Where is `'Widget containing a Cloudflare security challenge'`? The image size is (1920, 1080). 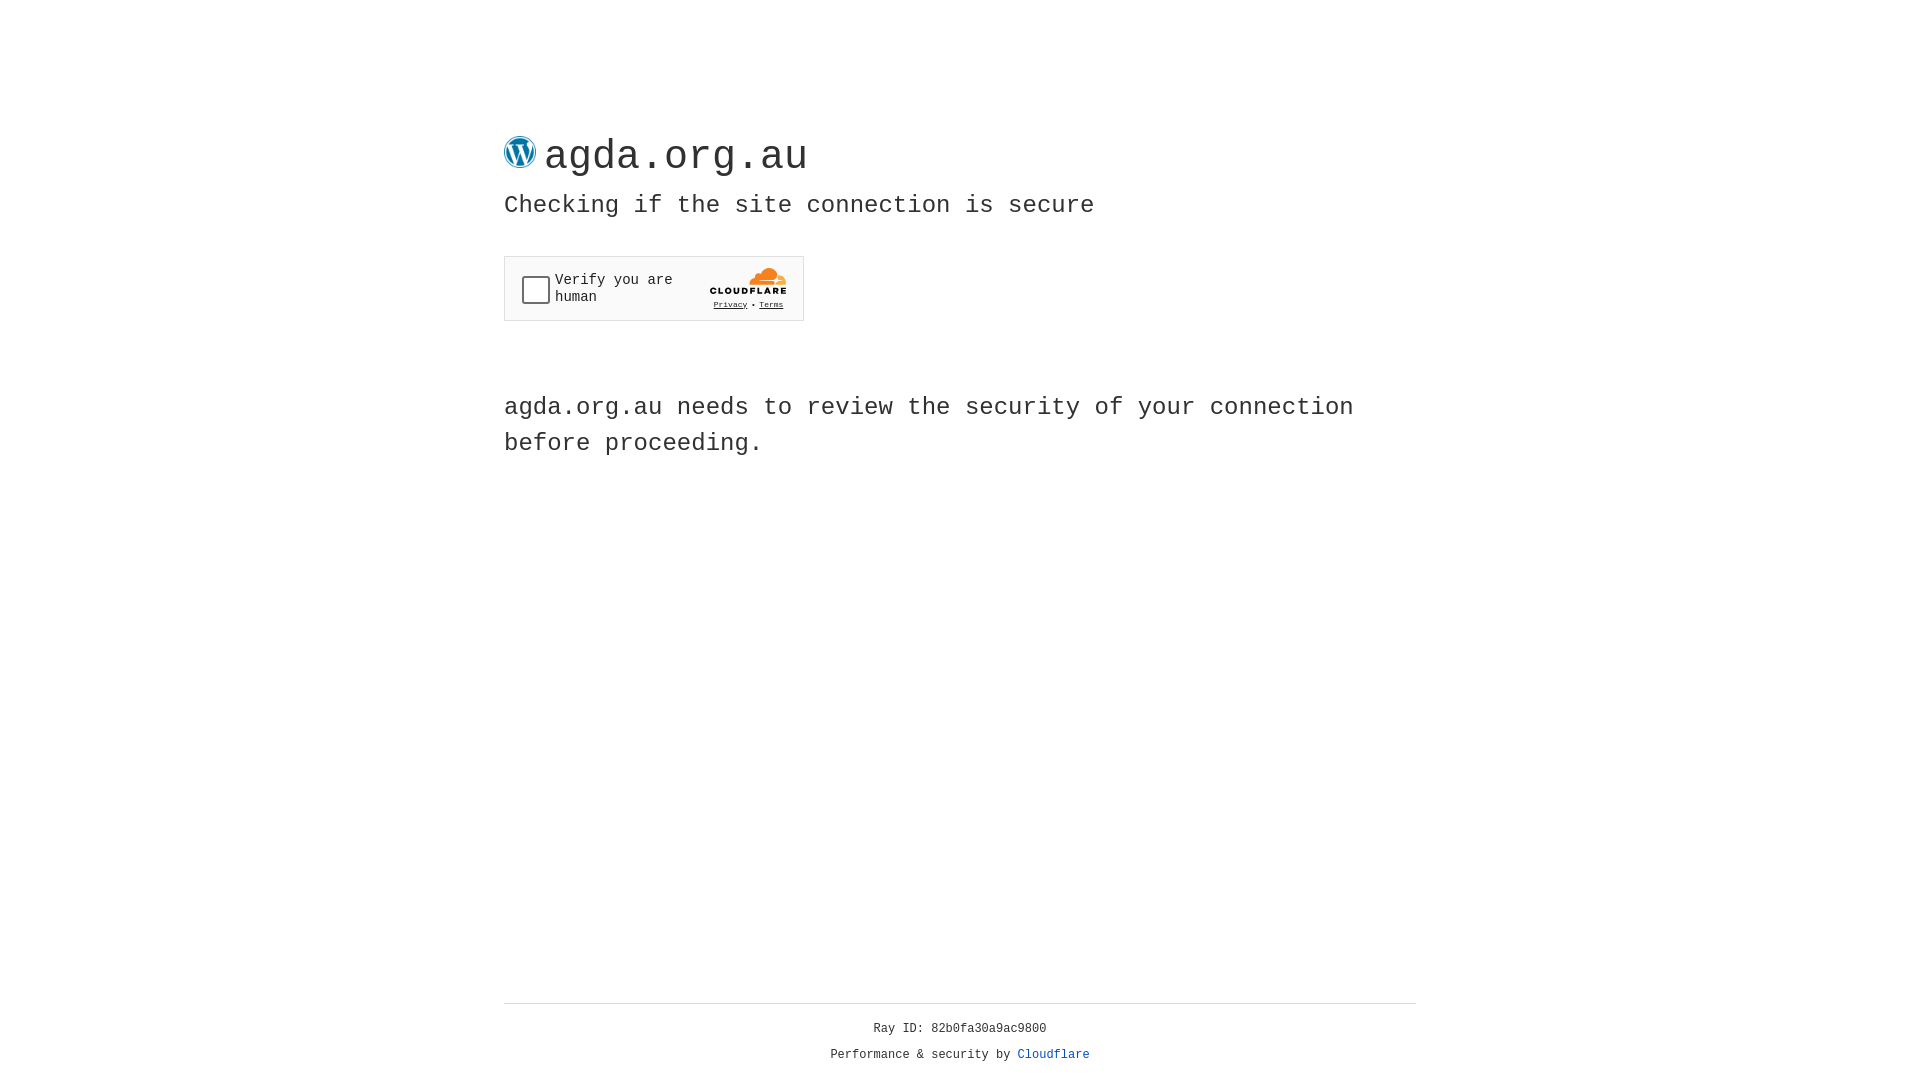 'Widget containing a Cloudflare security challenge' is located at coordinates (653, 288).